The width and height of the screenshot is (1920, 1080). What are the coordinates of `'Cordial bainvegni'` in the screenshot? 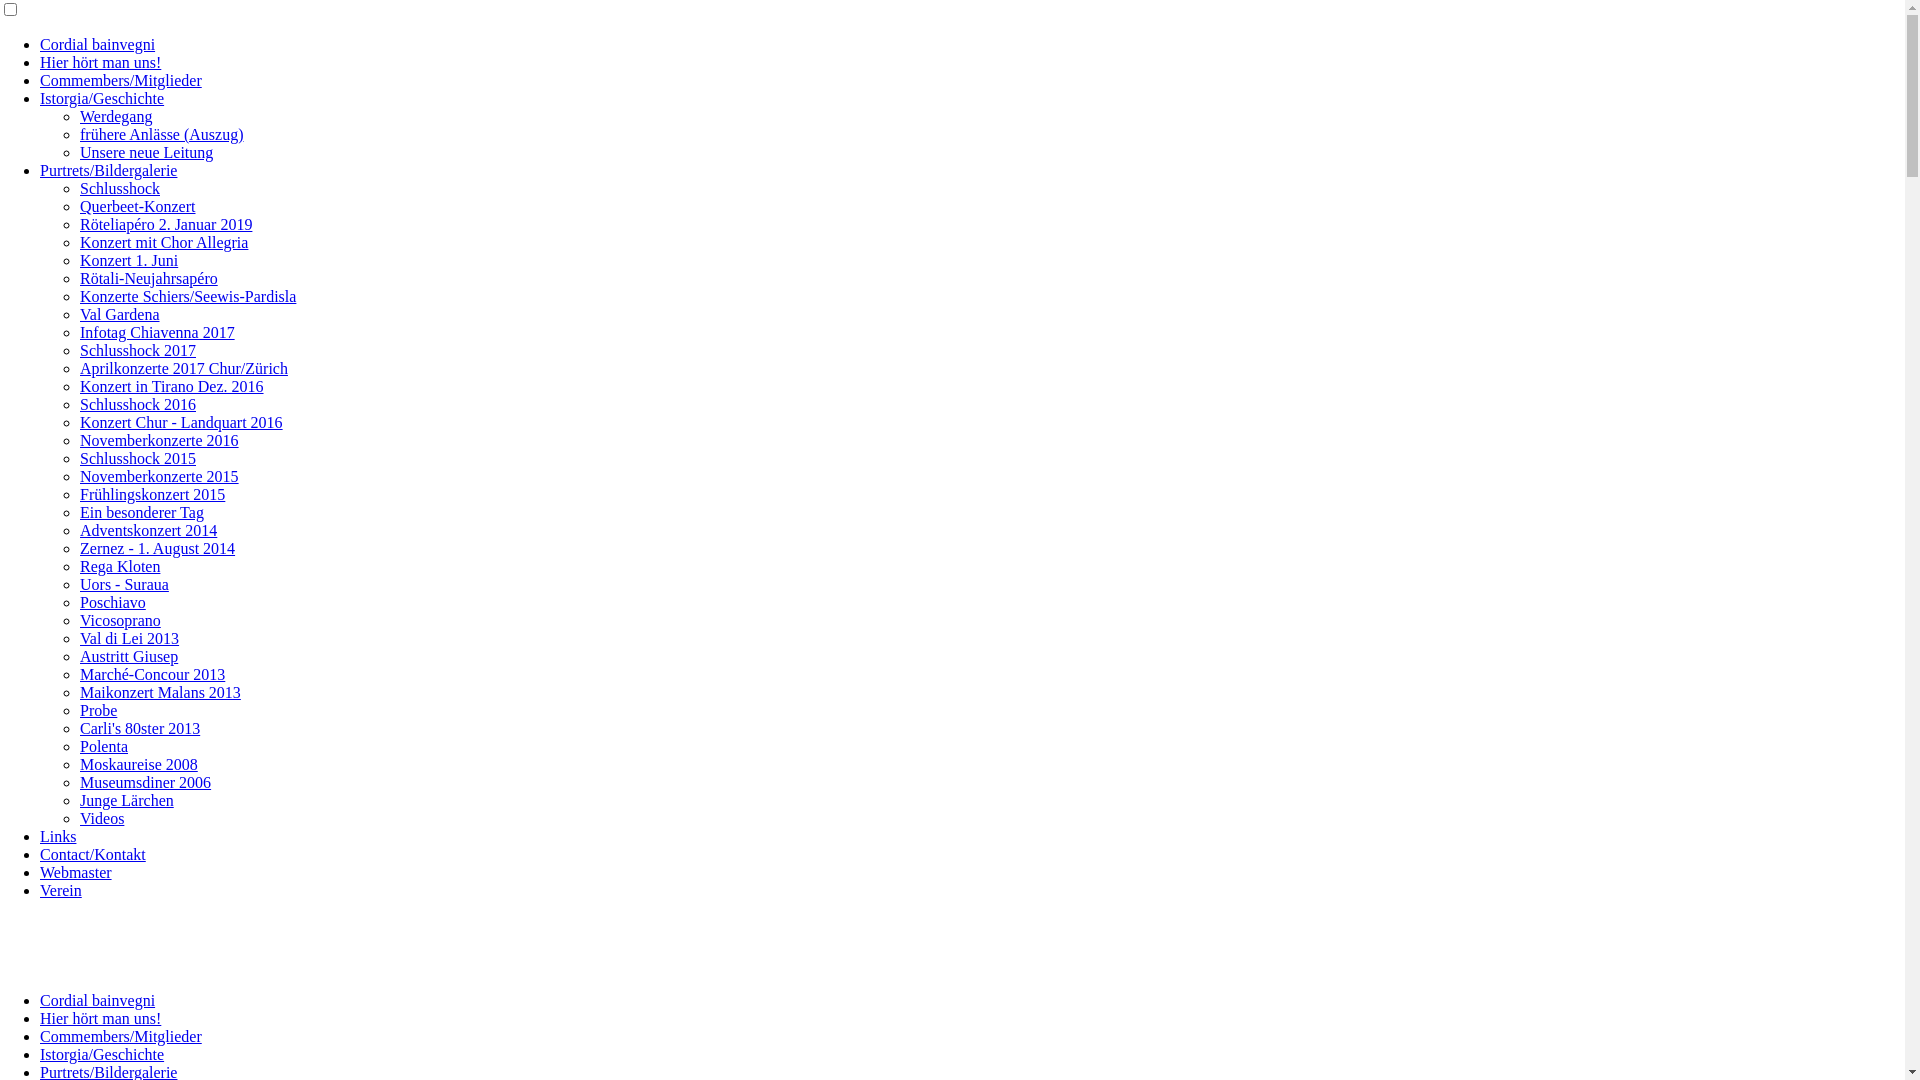 It's located at (96, 1000).